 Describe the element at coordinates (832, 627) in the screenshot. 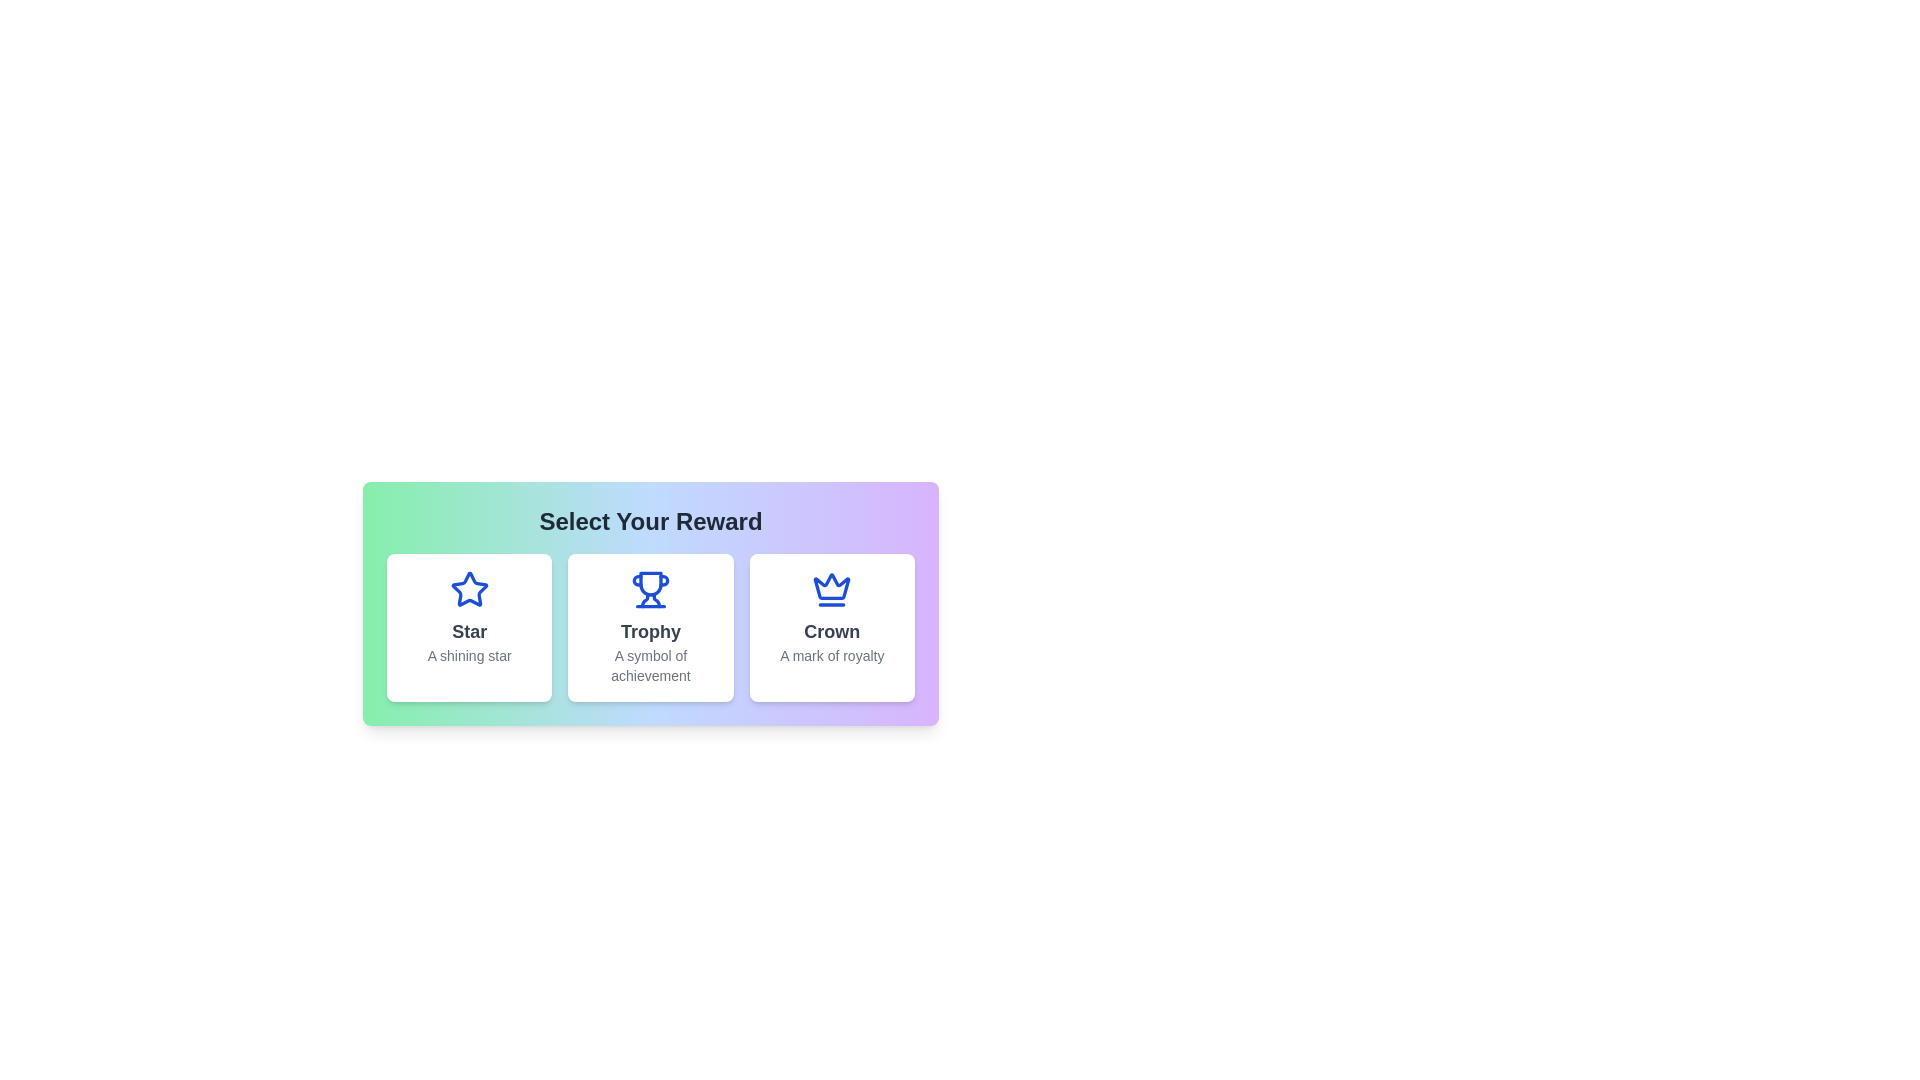

I see `the reward card labeled 'Crown' to view its hover effect` at that location.